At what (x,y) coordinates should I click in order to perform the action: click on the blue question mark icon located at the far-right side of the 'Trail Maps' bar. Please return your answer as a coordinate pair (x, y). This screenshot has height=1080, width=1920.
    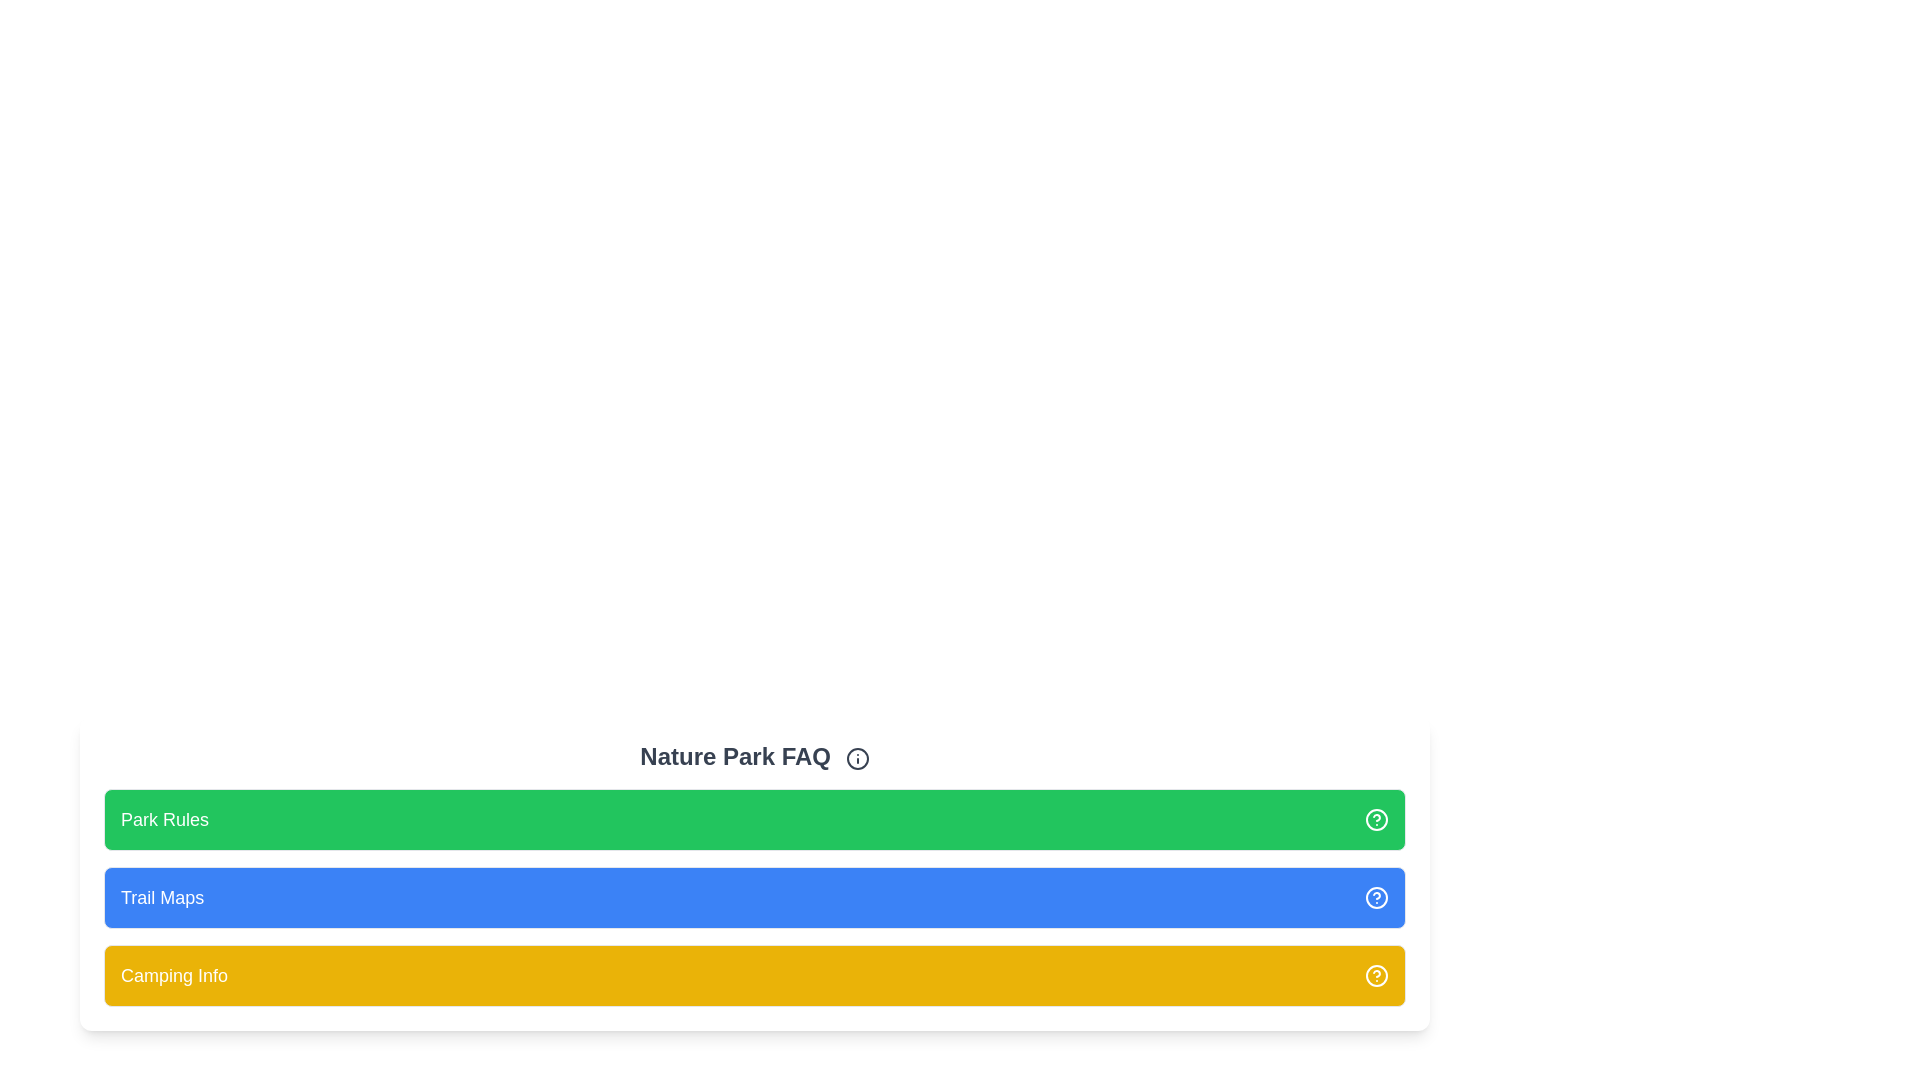
    Looking at the image, I should click on (1376, 897).